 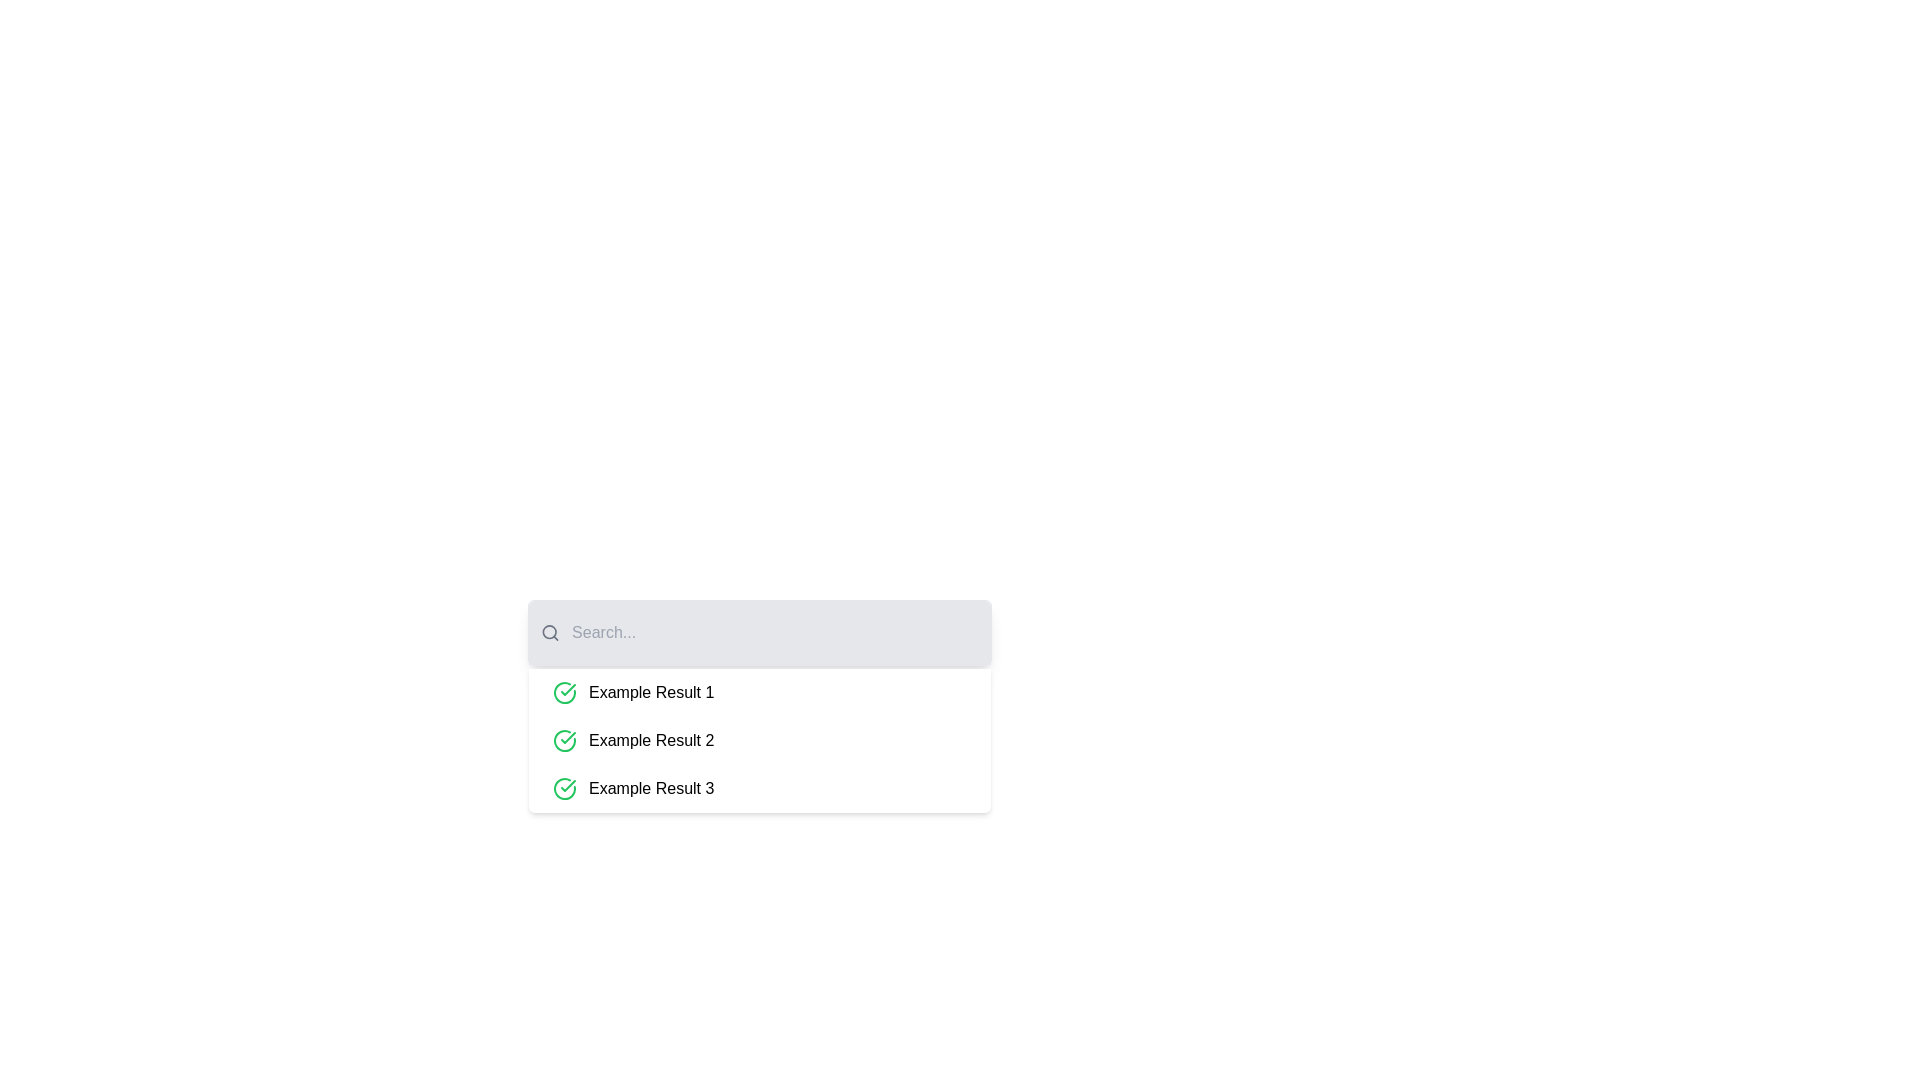 What do you see at coordinates (564, 788) in the screenshot?
I see `the visual indicator icon for the search result entry labeled 'Example Result 3', which is located on the left side of the third row in the results list` at bounding box center [564, 788].